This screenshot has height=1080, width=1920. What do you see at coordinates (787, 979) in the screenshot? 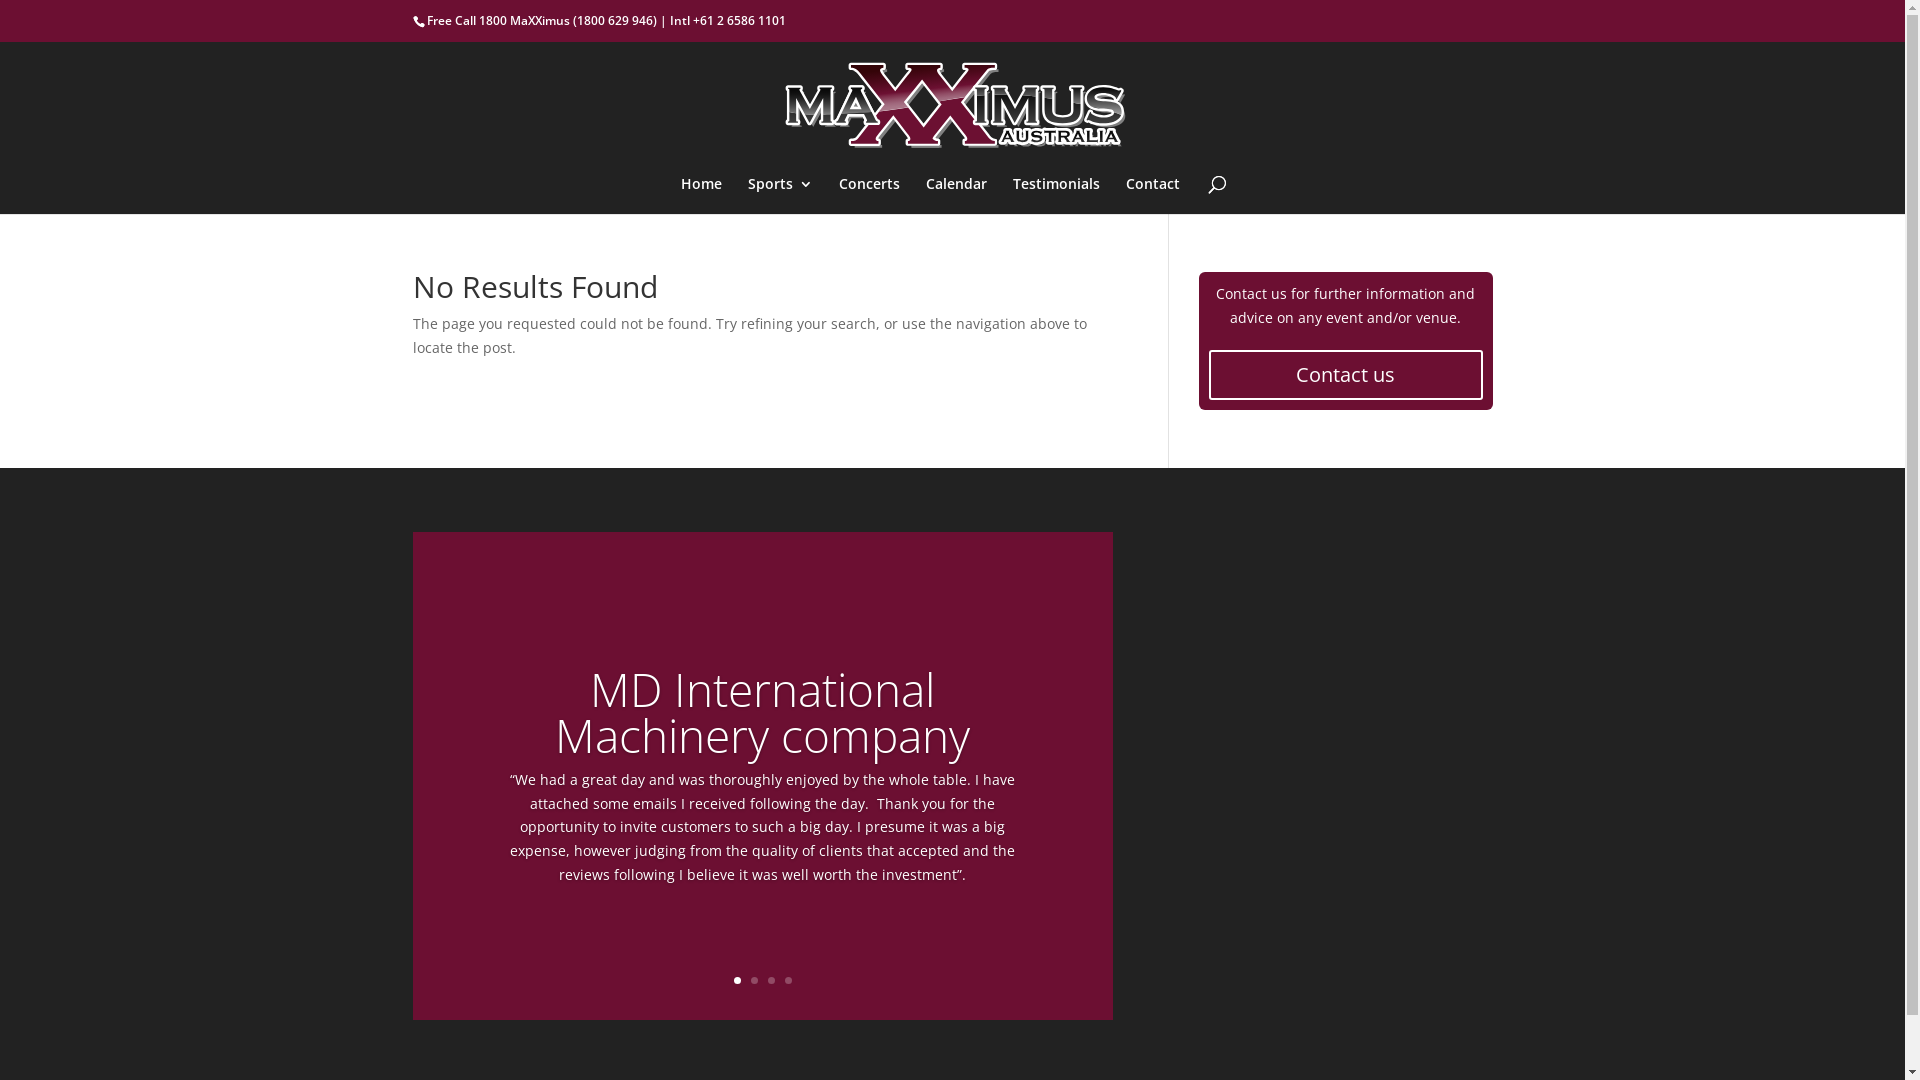
I see `'4'` at bounding box center [787, 979].